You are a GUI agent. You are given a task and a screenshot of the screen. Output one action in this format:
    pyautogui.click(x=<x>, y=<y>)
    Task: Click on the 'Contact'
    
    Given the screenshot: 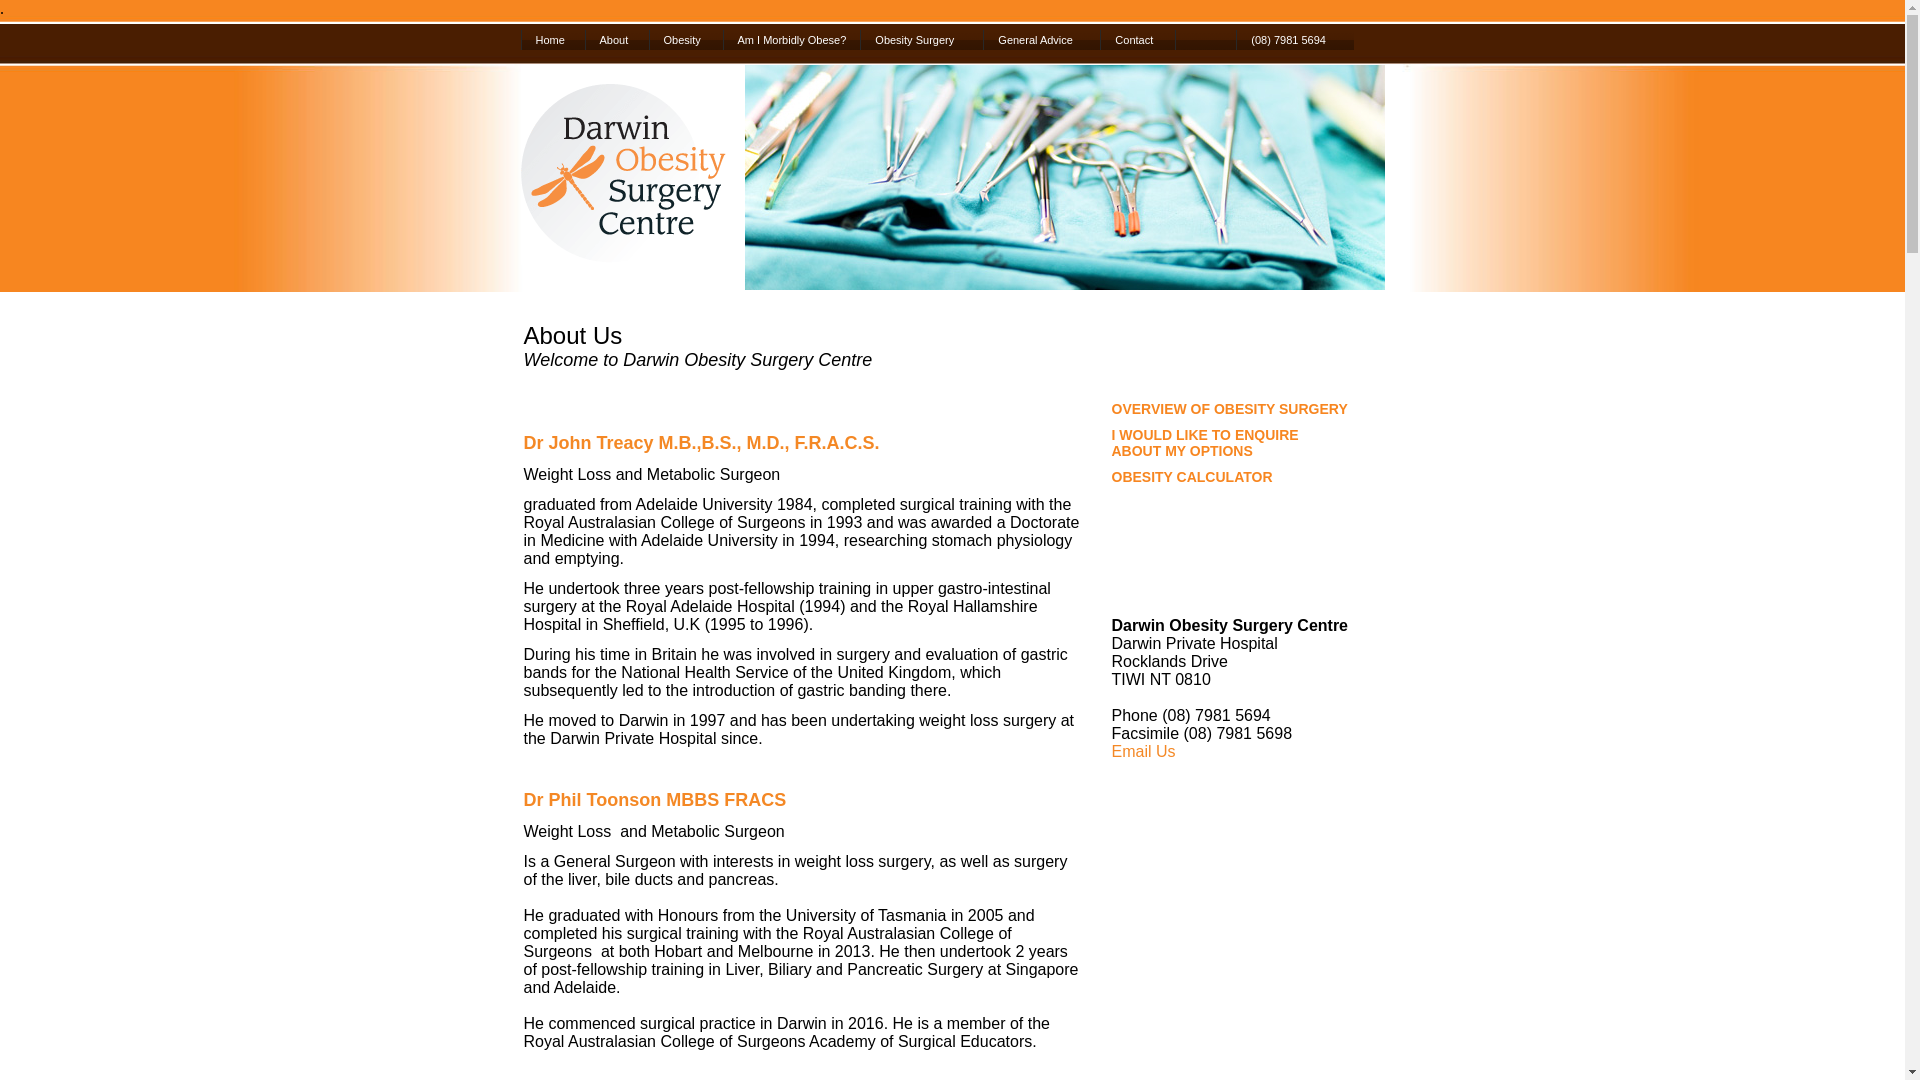 What is the action you would take?
    pyautogui.click(x=1137, y=39)
    